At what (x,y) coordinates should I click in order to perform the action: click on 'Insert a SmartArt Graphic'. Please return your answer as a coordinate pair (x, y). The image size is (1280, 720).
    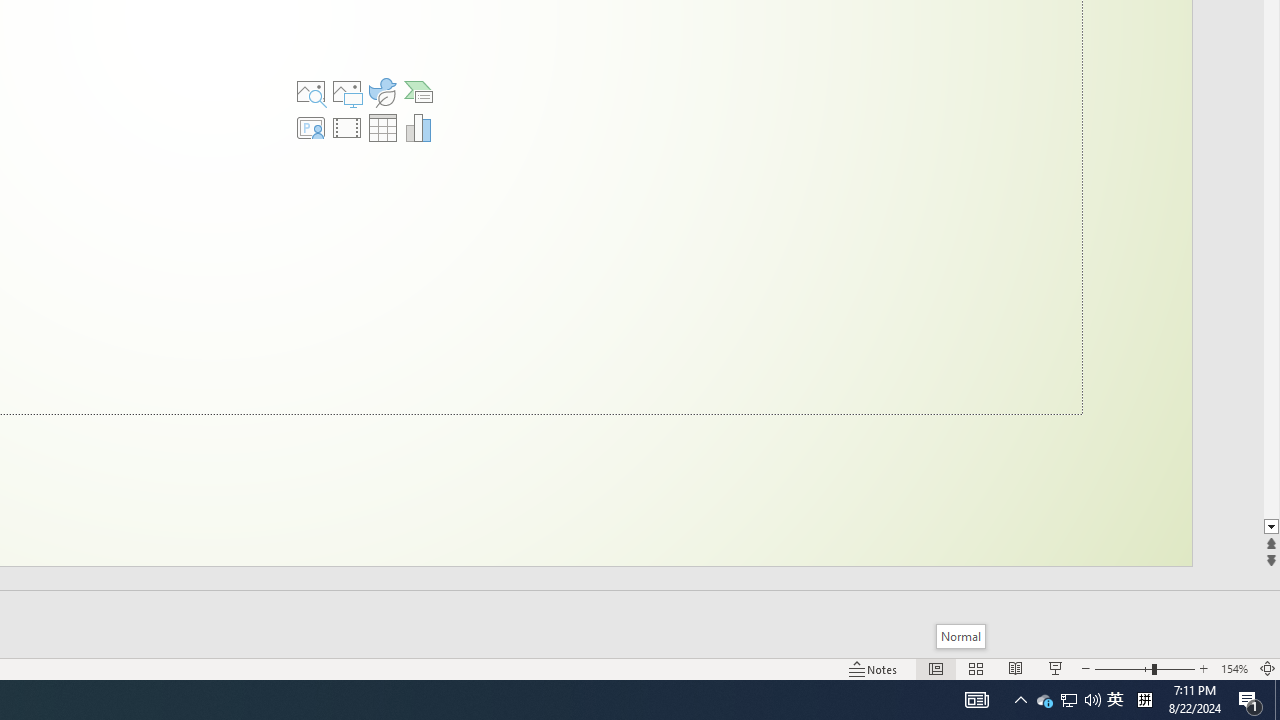
    Looking at the image, I should click on (418, 92).